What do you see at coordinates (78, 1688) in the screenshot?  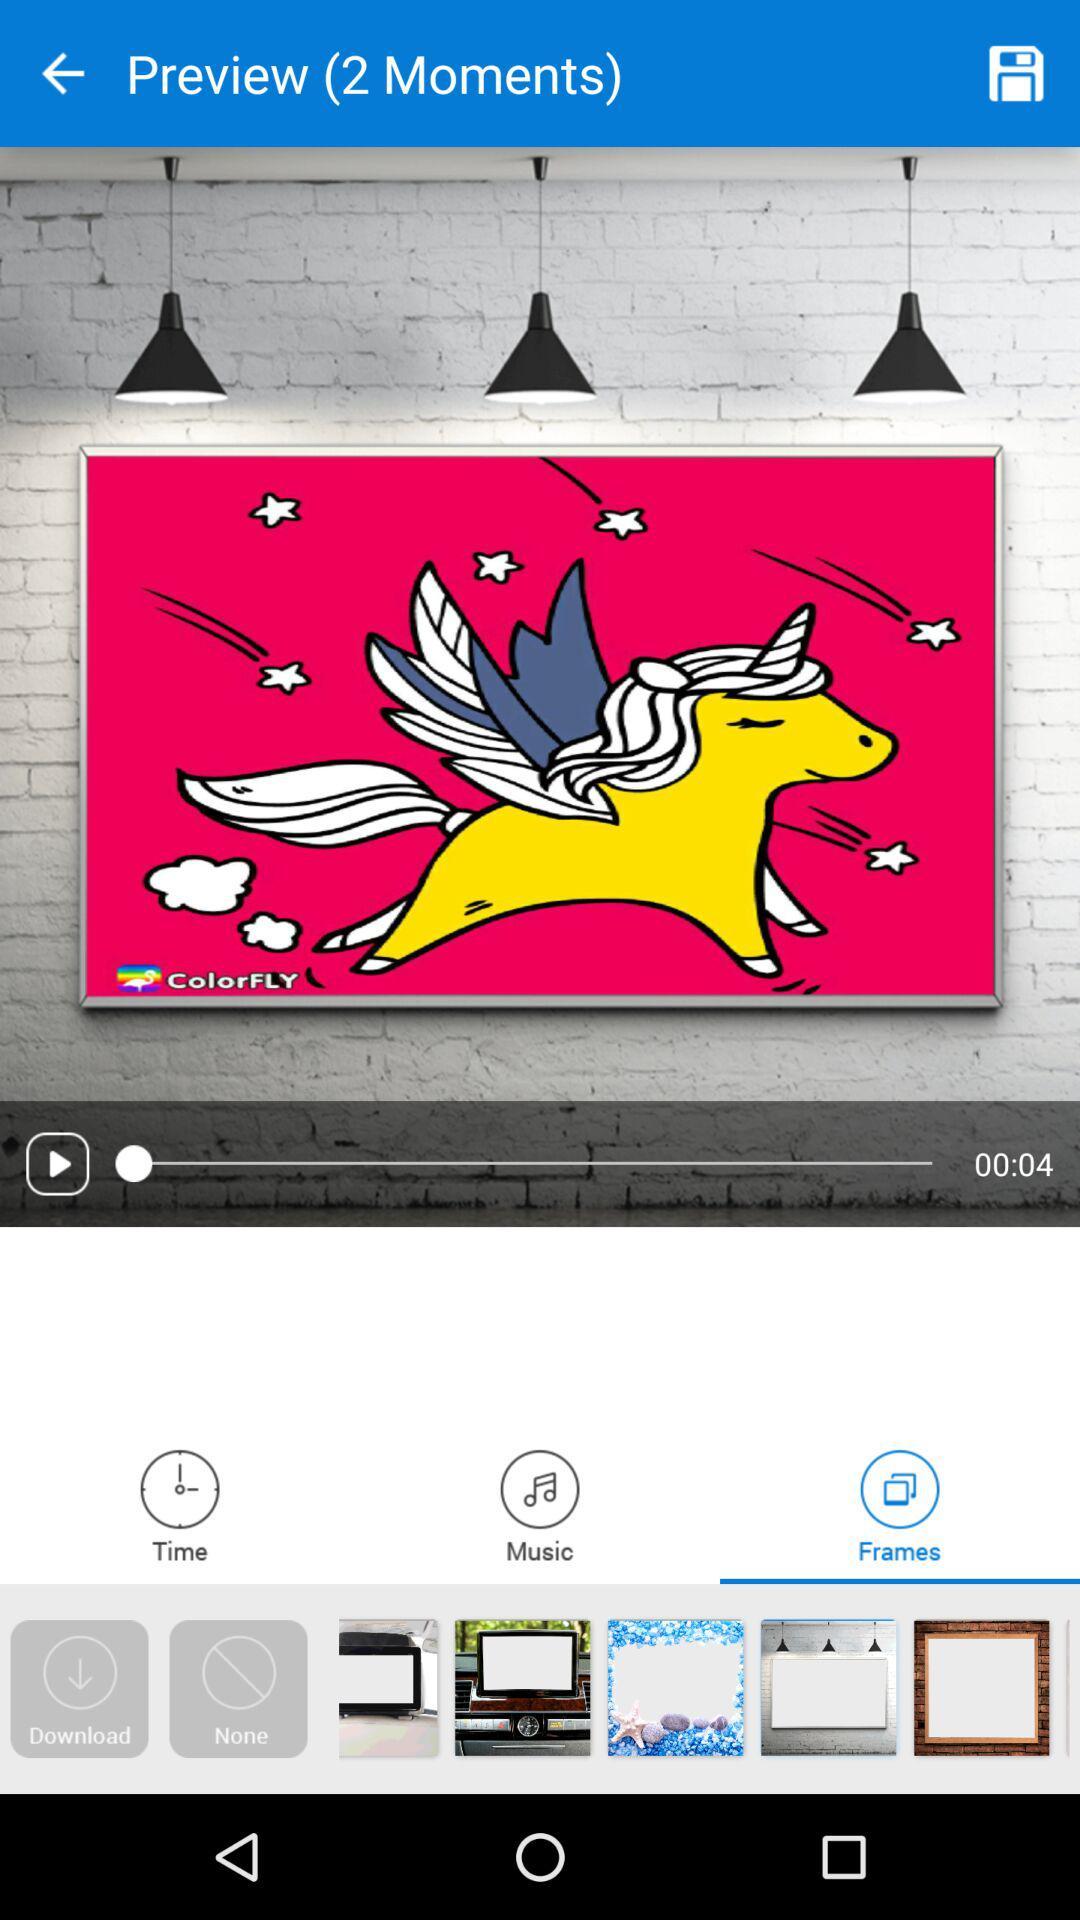 I see `download` at bounding box center [78, 1688].